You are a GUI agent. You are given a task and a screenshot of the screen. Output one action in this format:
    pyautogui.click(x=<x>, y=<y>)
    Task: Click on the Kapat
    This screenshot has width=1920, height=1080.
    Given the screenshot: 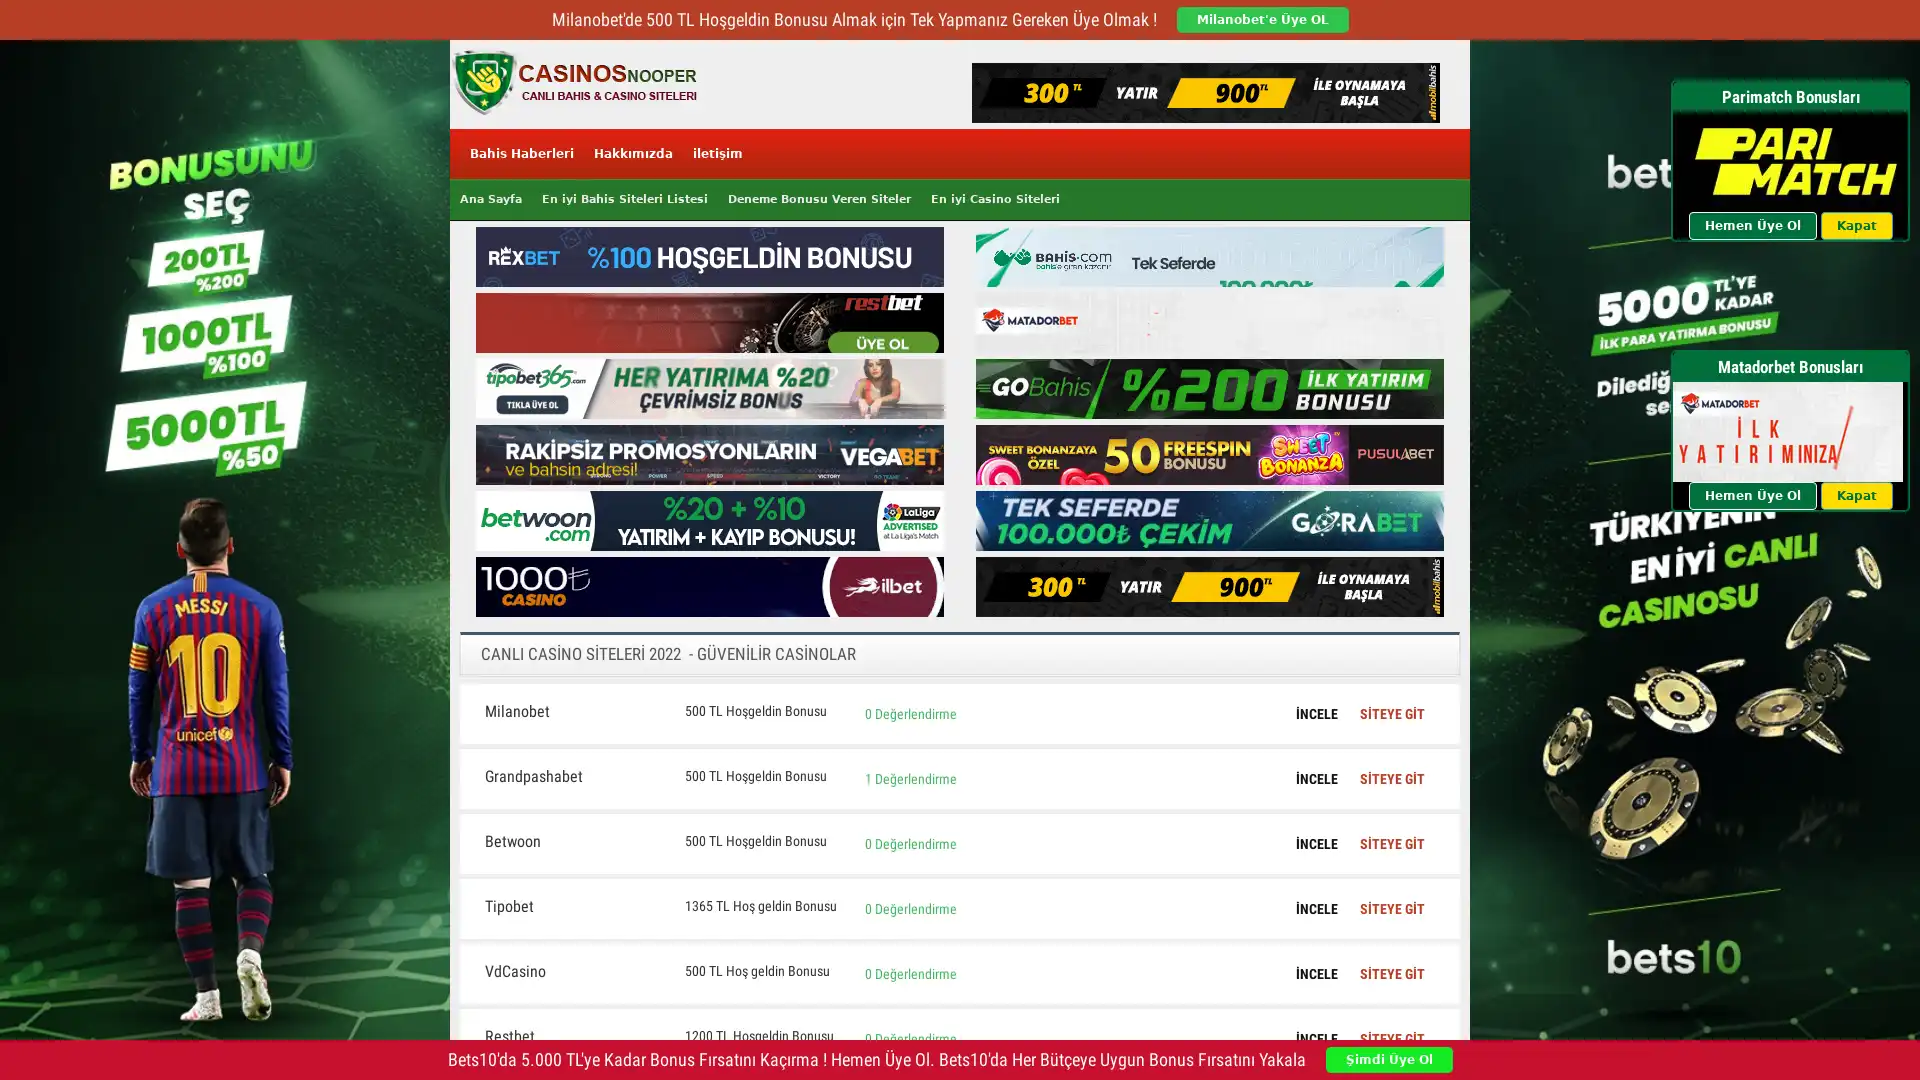 What is the action you would take?
    pyautogui.click(x=1855, y=495)
    